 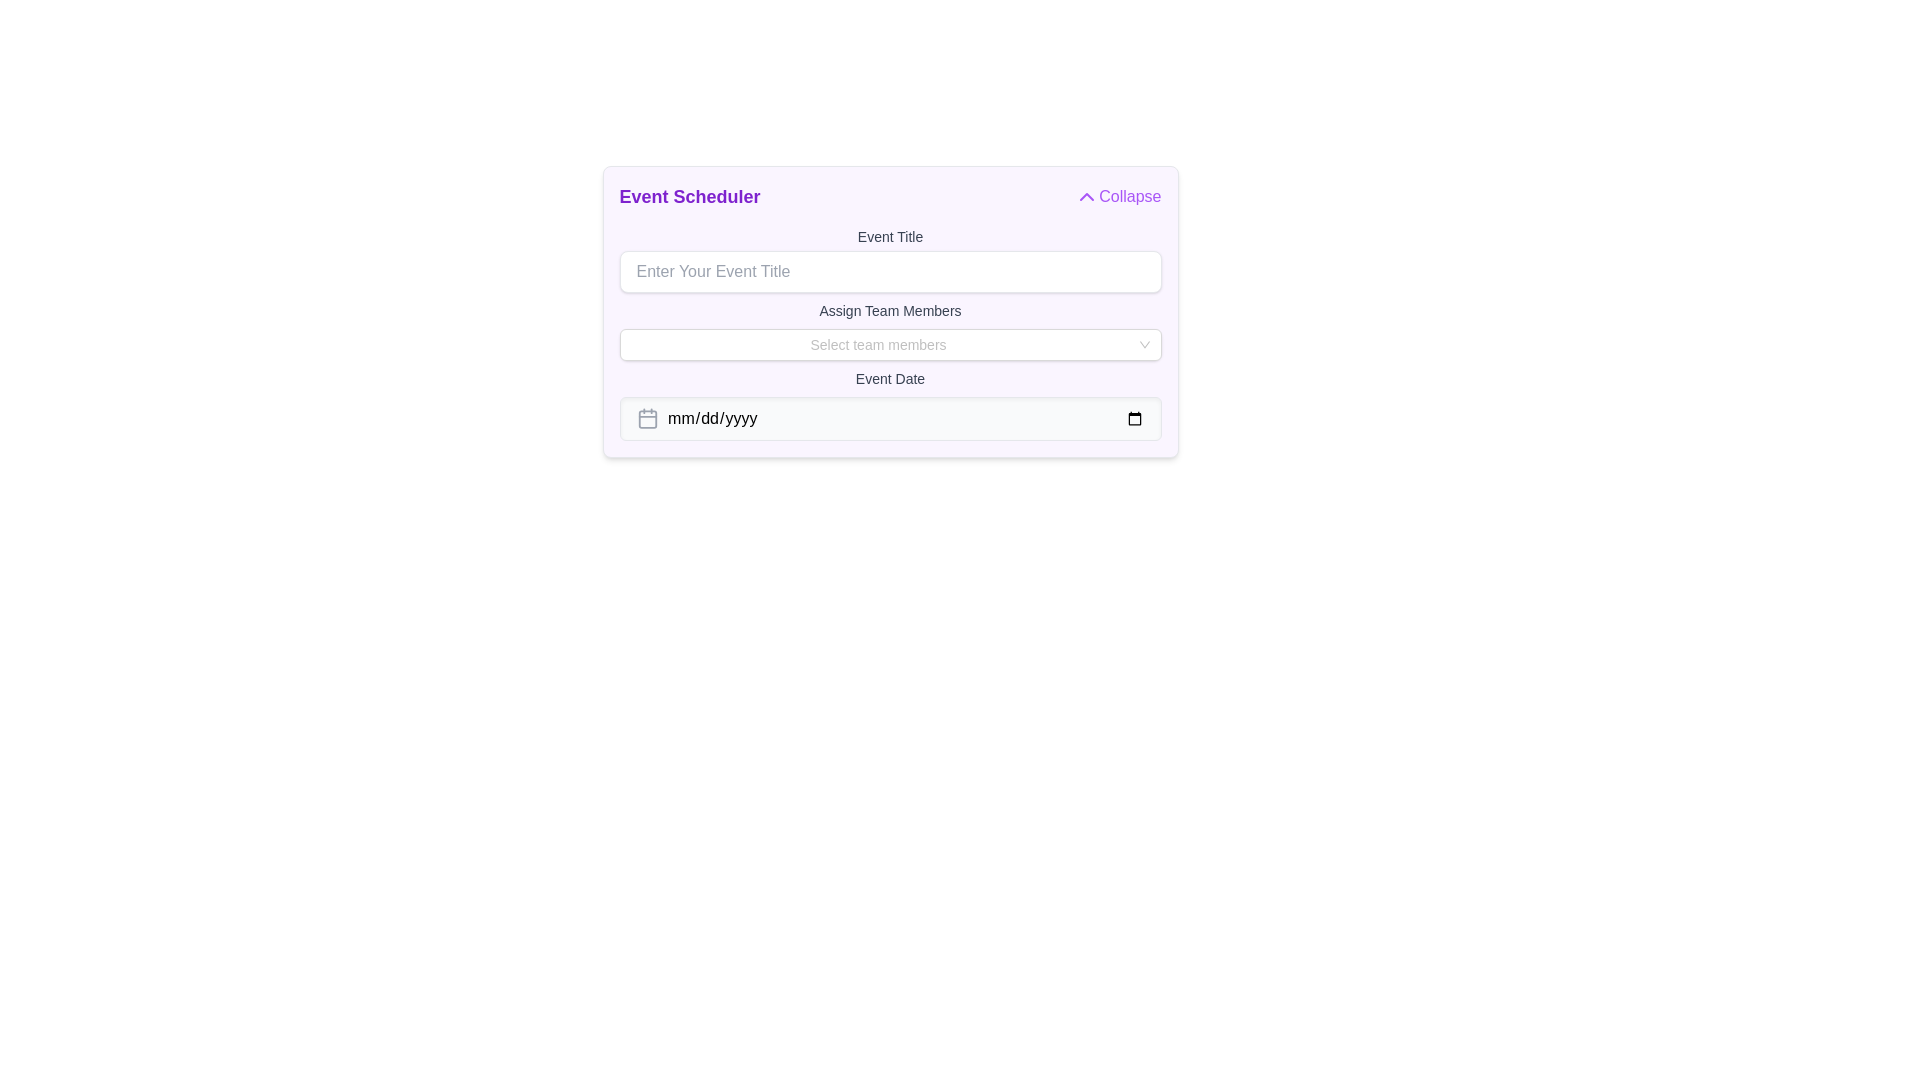 What do you see at coordinates (1144, 343) in the screenshot?
I see `the Dropdown toggle arrow located at the far-right end inside the 'Select team members' dropdown component to indicate interactivity` at bounding box center [1144, 343].